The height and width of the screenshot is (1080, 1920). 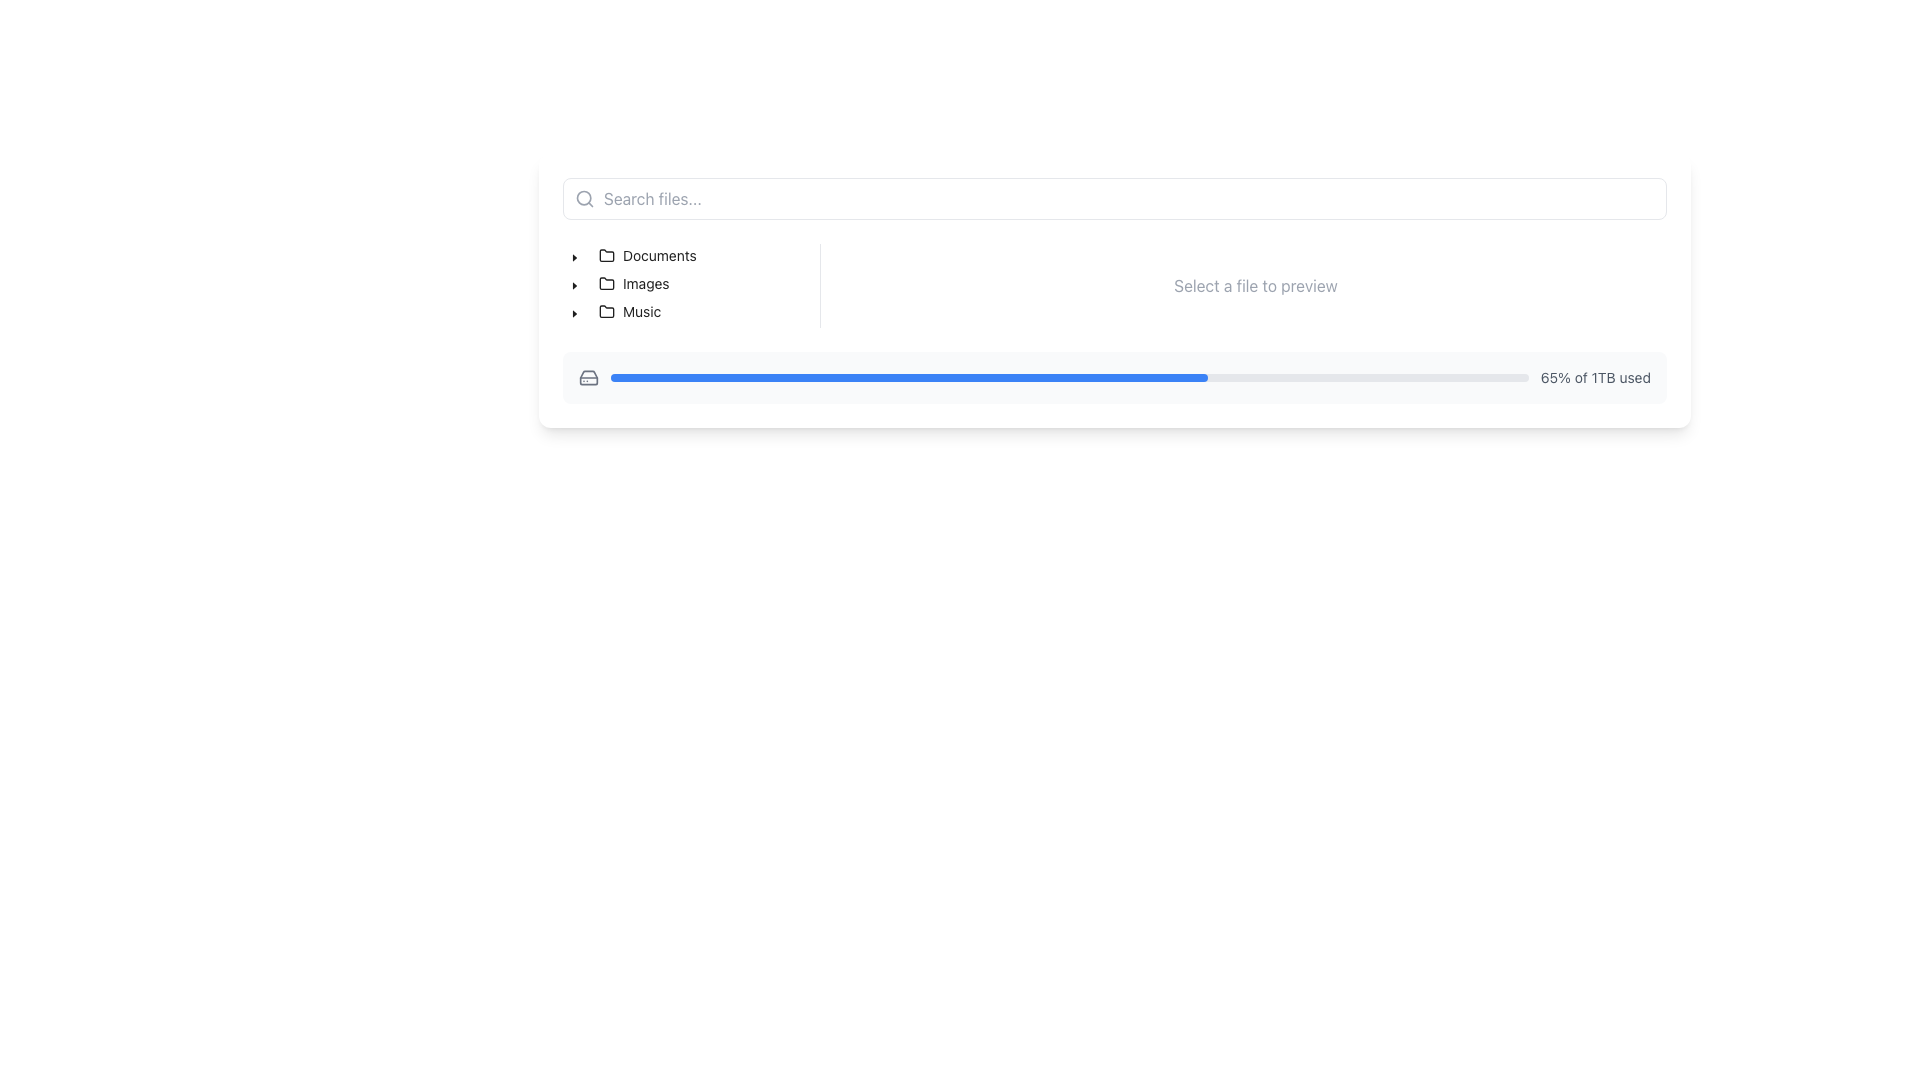 What do you see at coordinates (583, 198) in the screenshot?
I see `the SVG Circle that represents the search functionality located at the center of the left side of the search bar interface` at bounding box center [583, 198].